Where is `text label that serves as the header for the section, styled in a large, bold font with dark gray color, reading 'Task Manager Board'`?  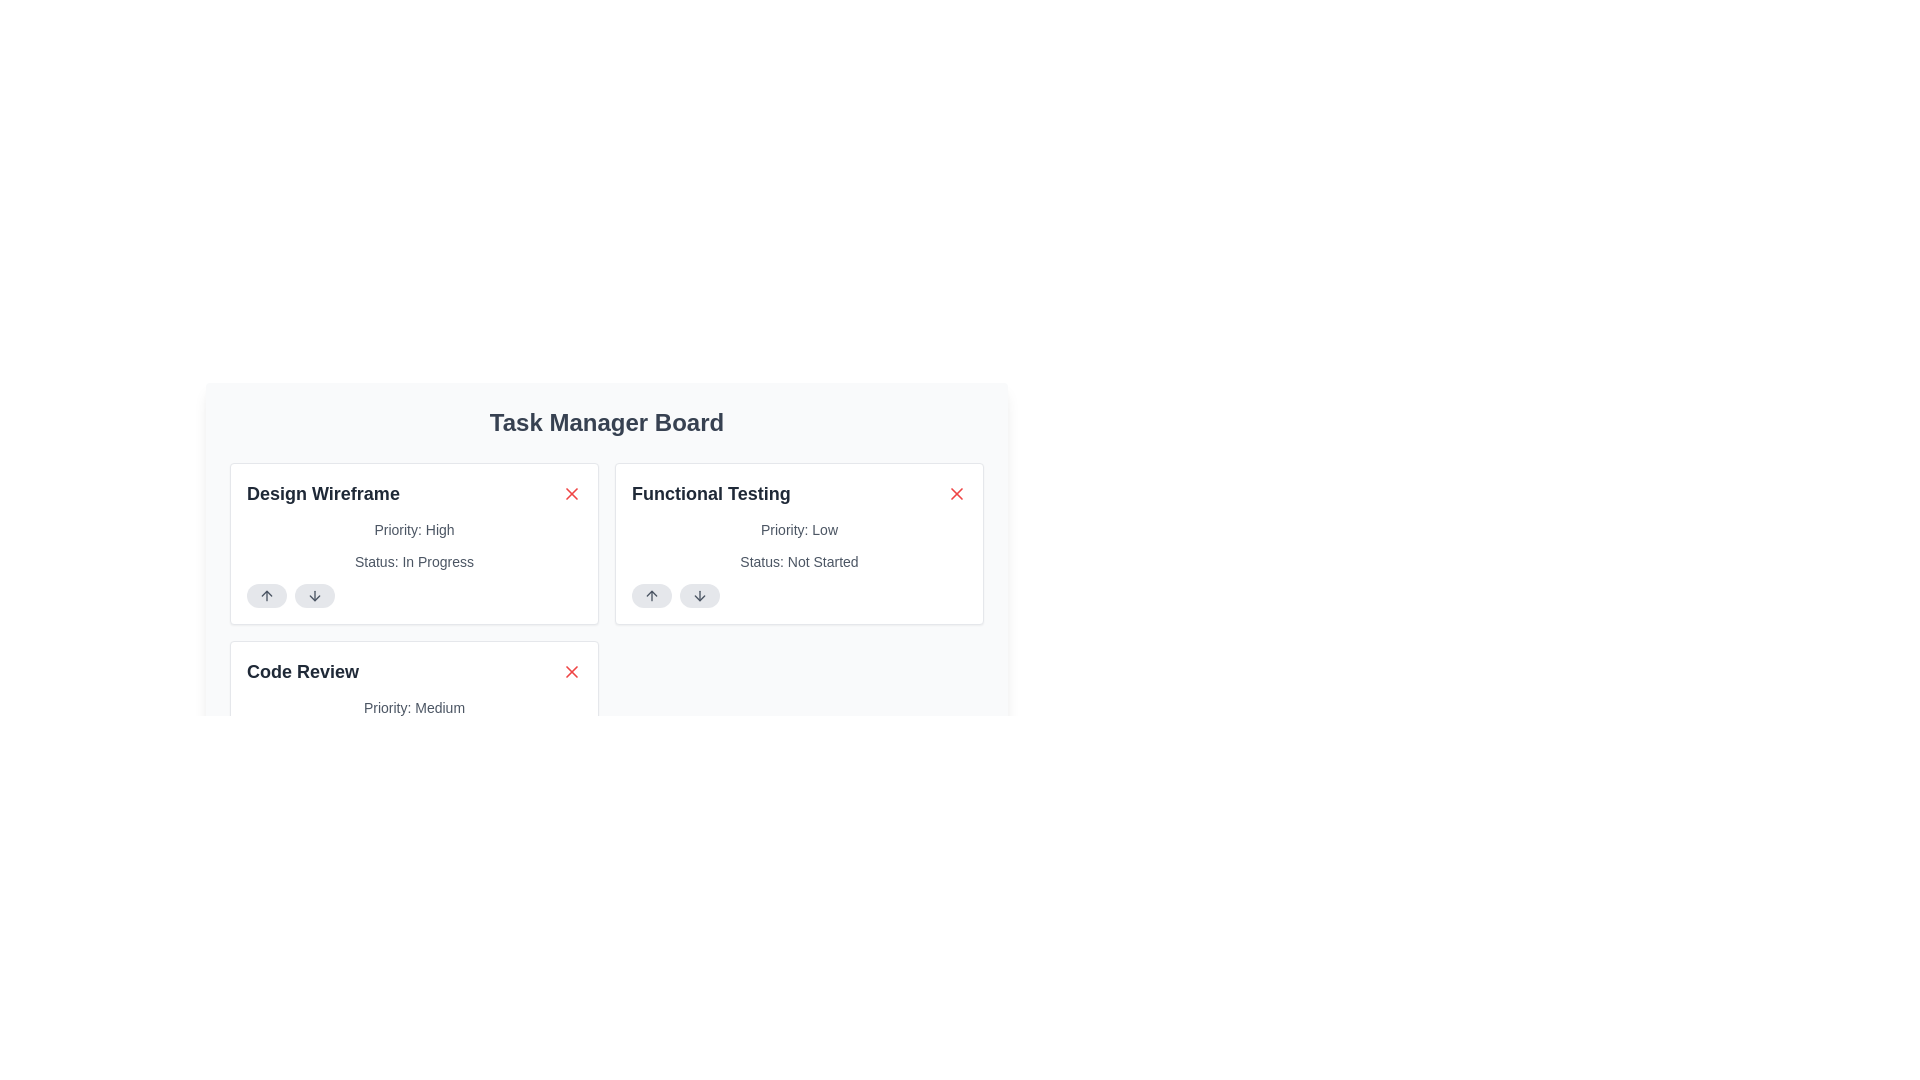
text label that serves as the header for the section, styled in a large, bold font with dark gray color, reading 'Task Manager Board' is located at coordinates (605, 422).